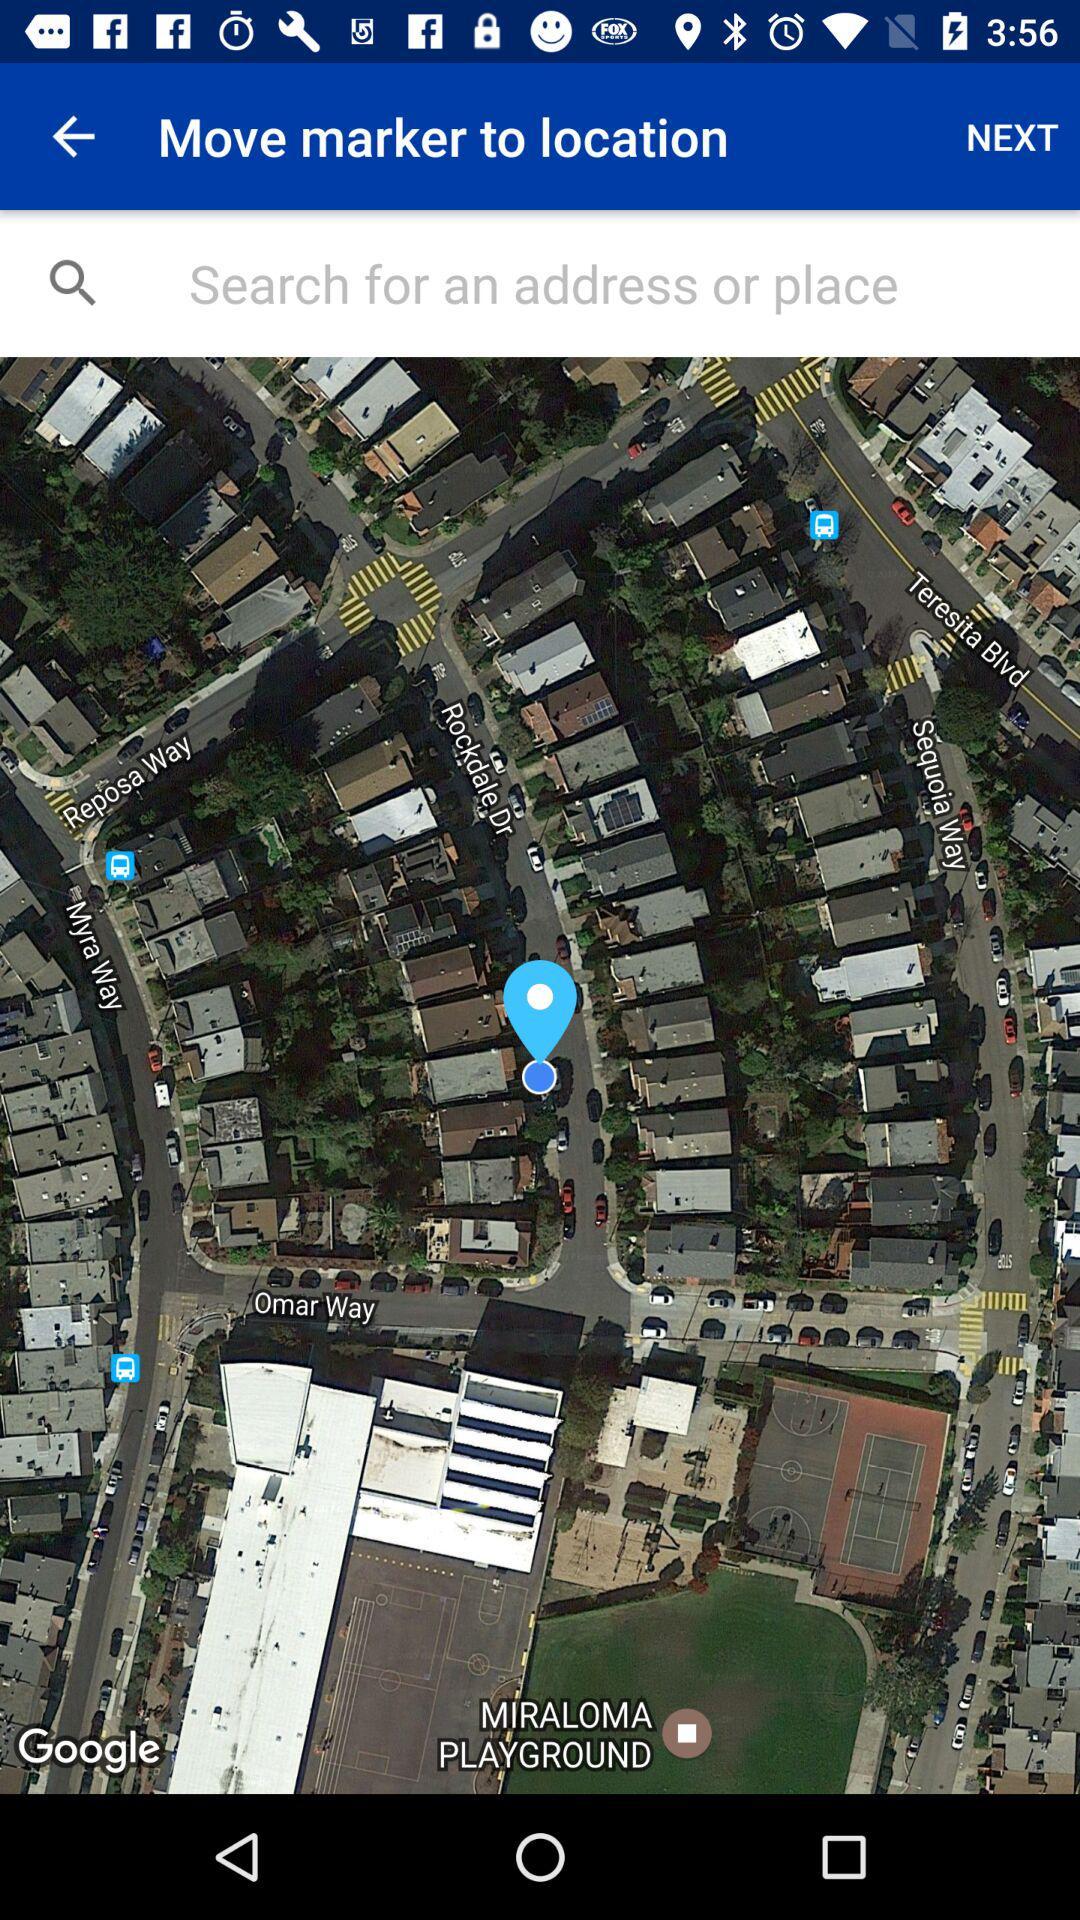 The width and height of the screenshot is (1080, 1920). I want to click on the icon to the right of the move marker to, so click(1012, 135).